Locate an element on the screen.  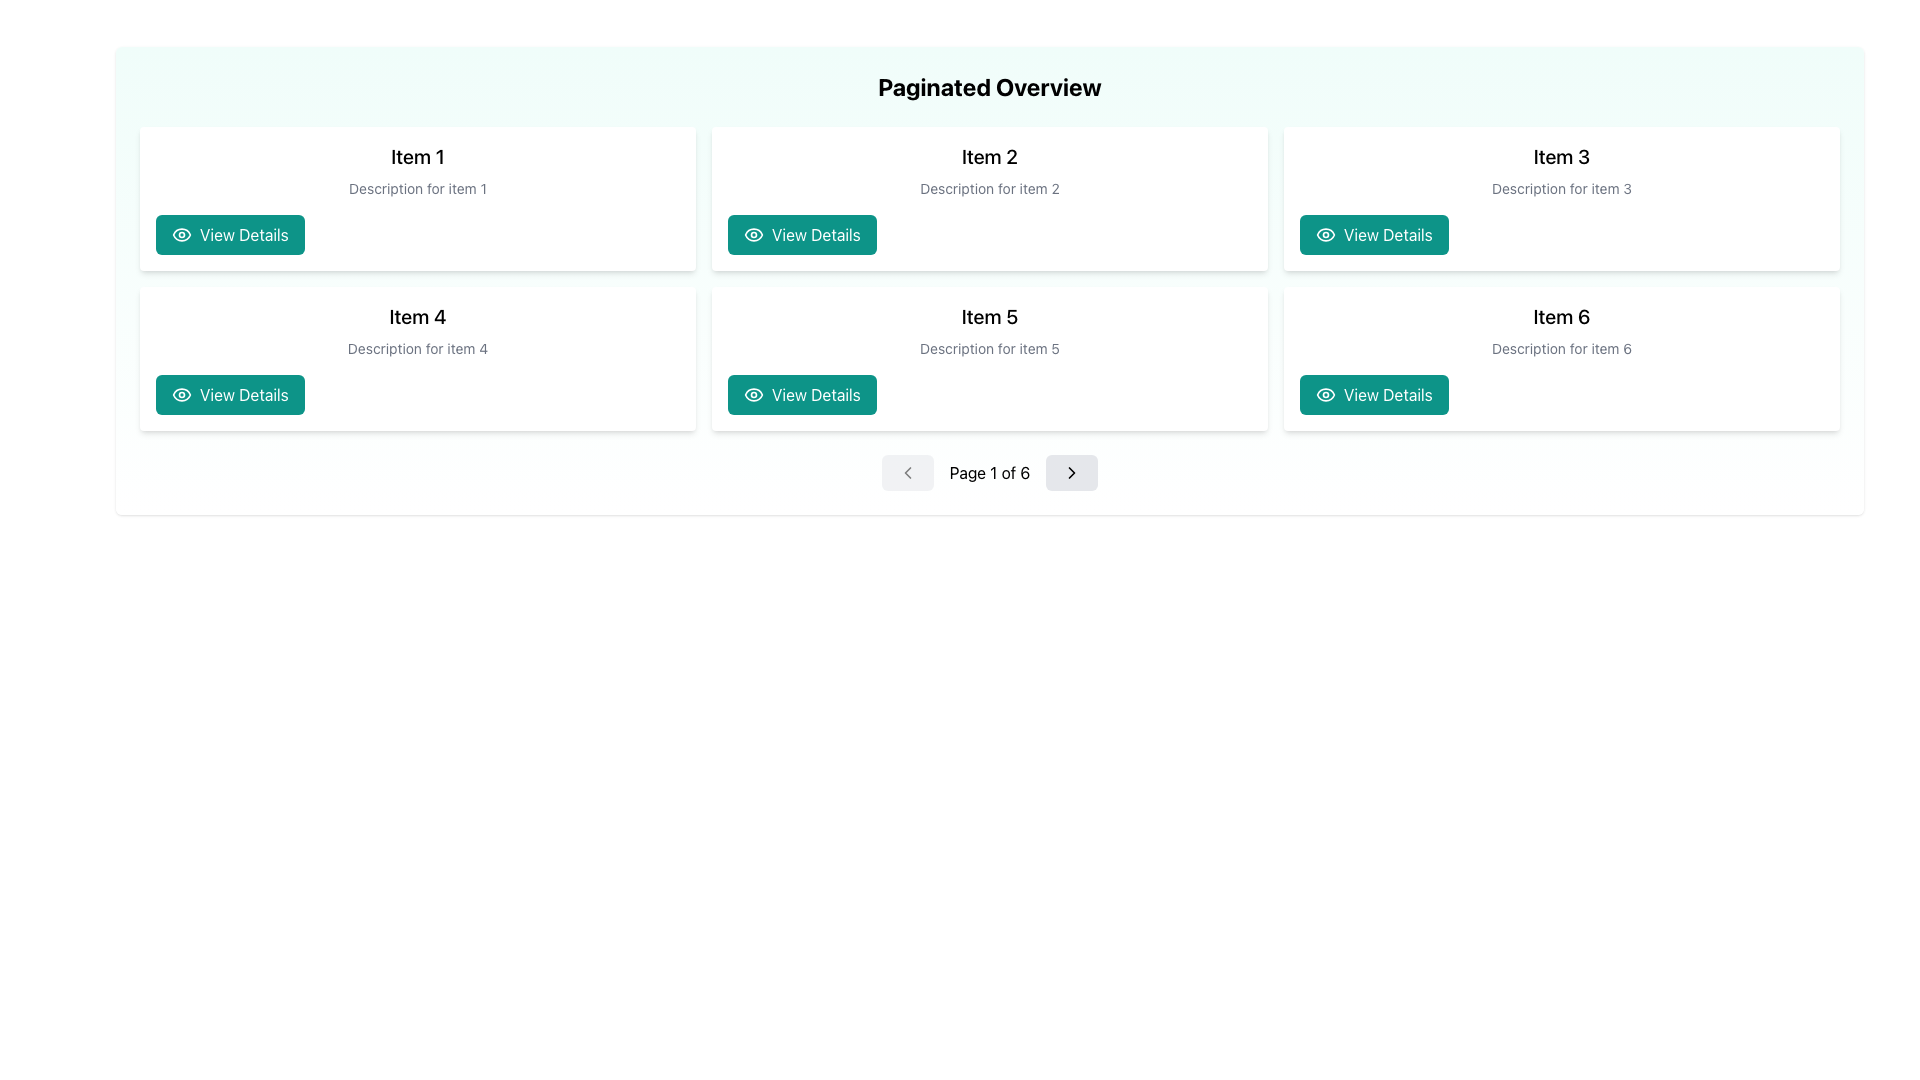
the teal button labeled 'View Details' with an eye icon to change its appearance is located at coordinates (230, 234).